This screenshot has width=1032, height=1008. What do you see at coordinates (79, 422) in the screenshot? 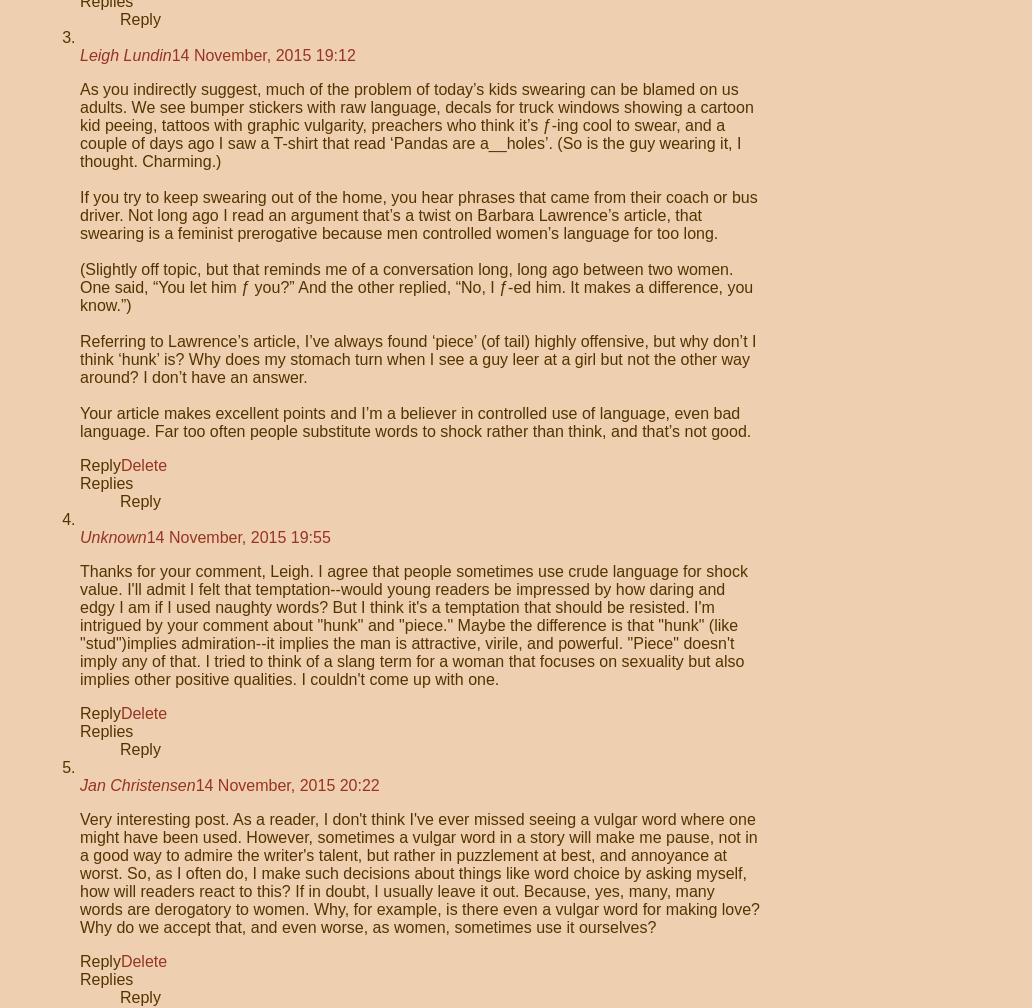
I see `'Your article makes excellent points and I’m a believer in controlled use of language, even bad language. Far too often people substitute words to shock rather than think, and that’s not good.'` at bounding box center [79, 422].